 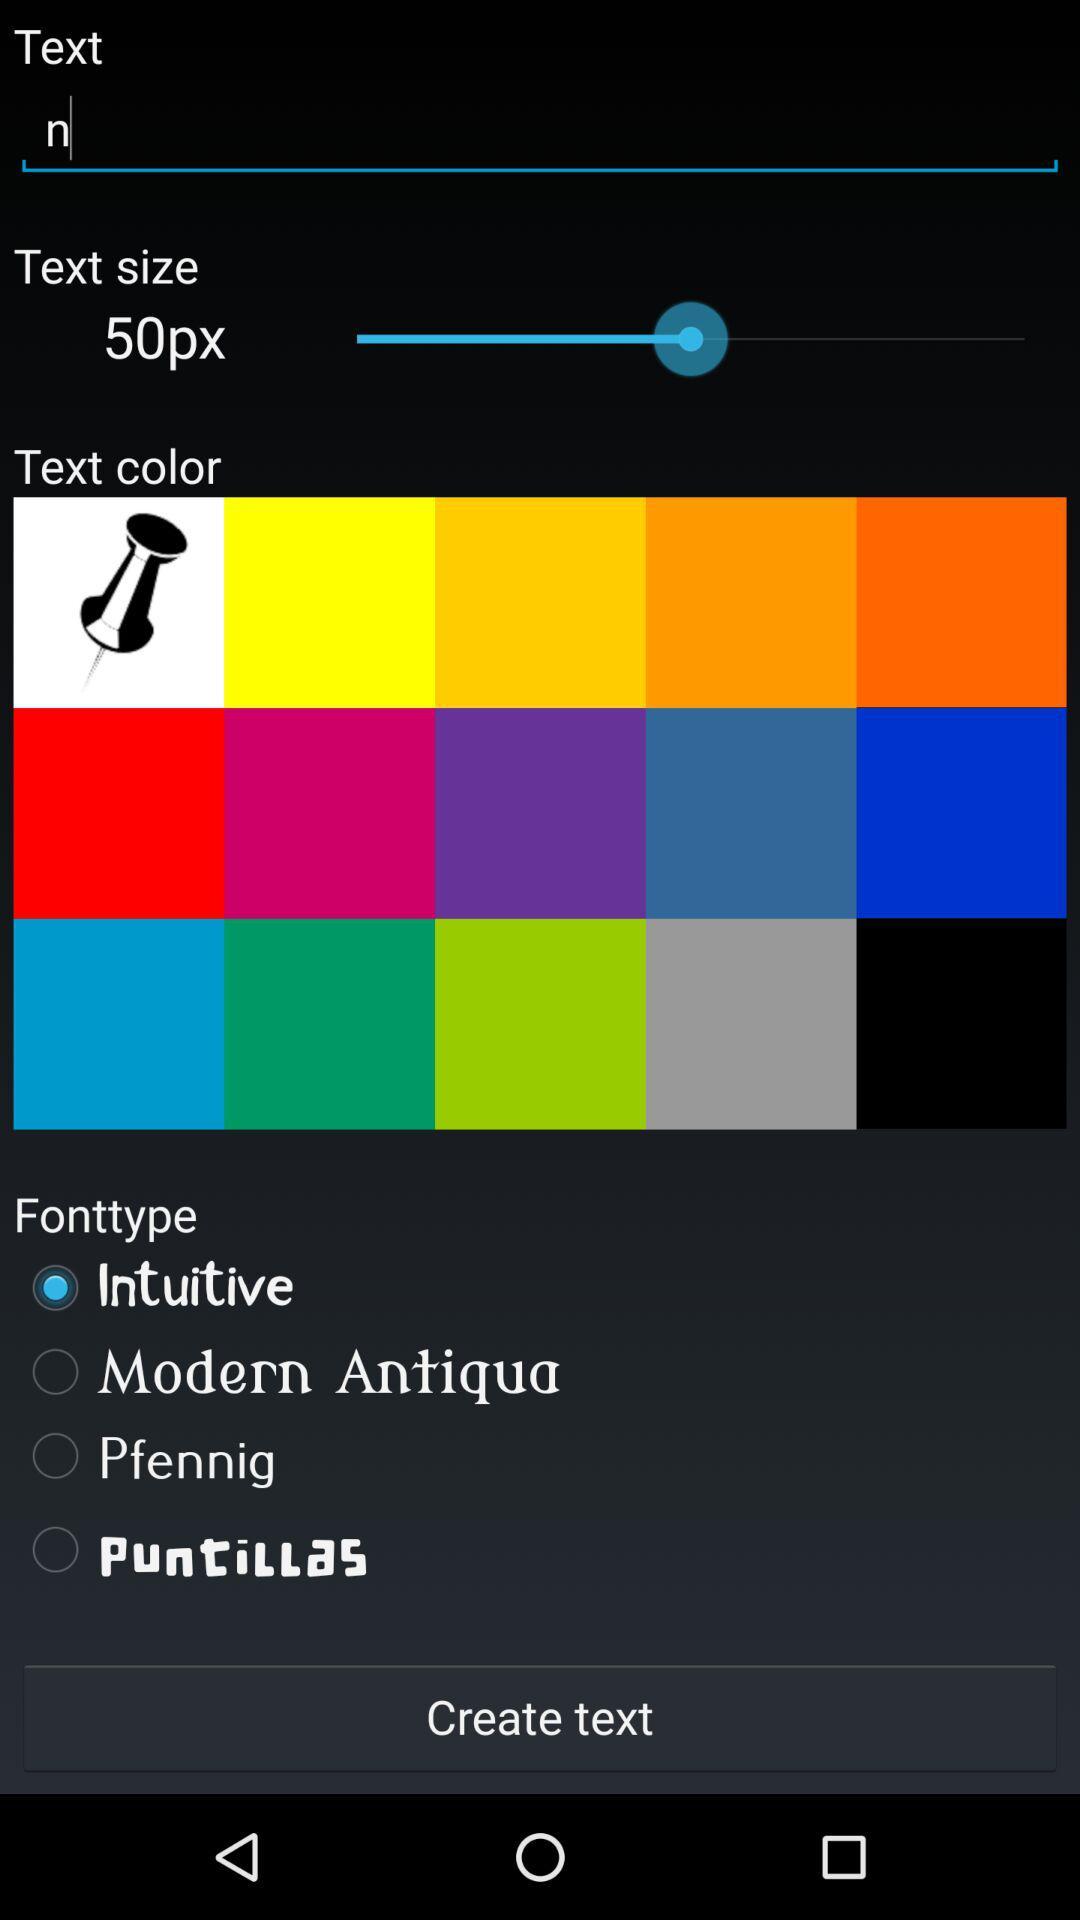 What do you see at coordinates (118, 1024) in the screenshot?
I see `cyan for text color` at bounding box center [118, 1024].